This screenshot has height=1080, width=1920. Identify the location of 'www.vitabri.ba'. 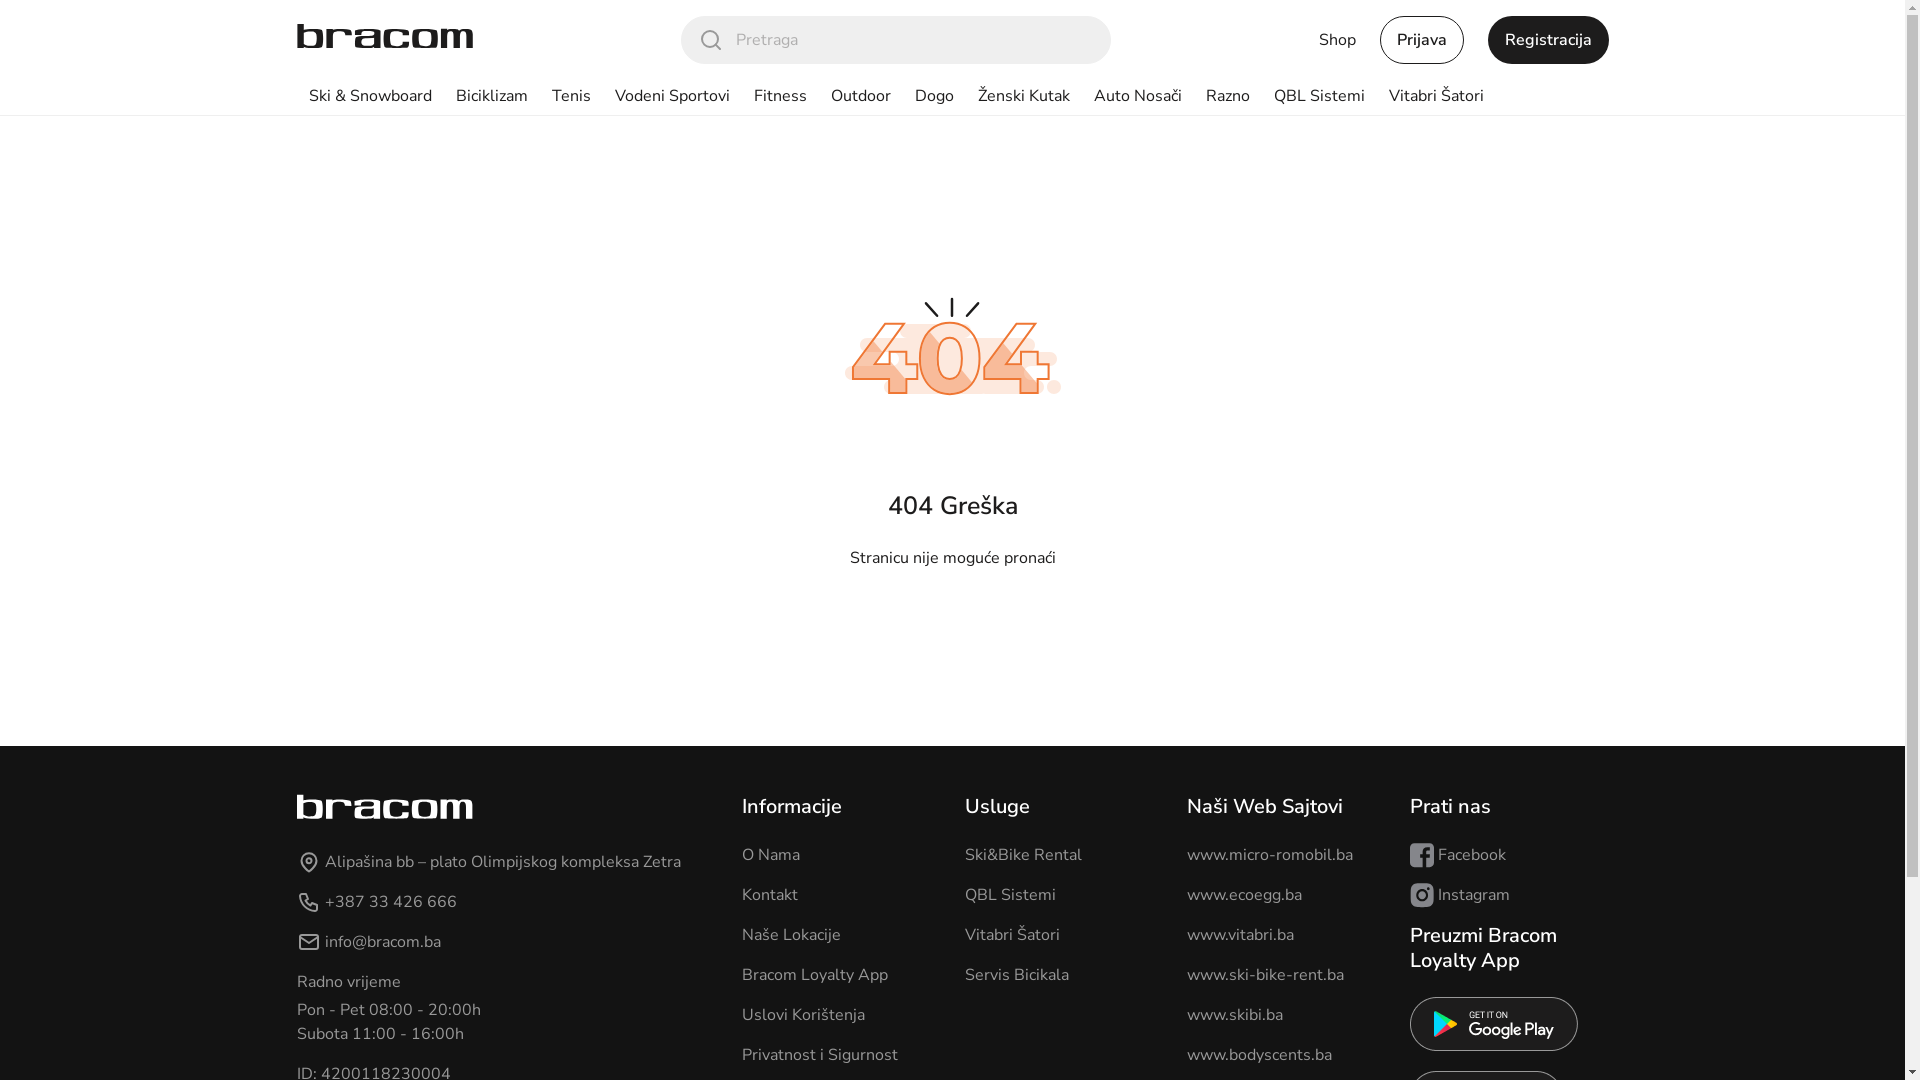
(1239, 934).